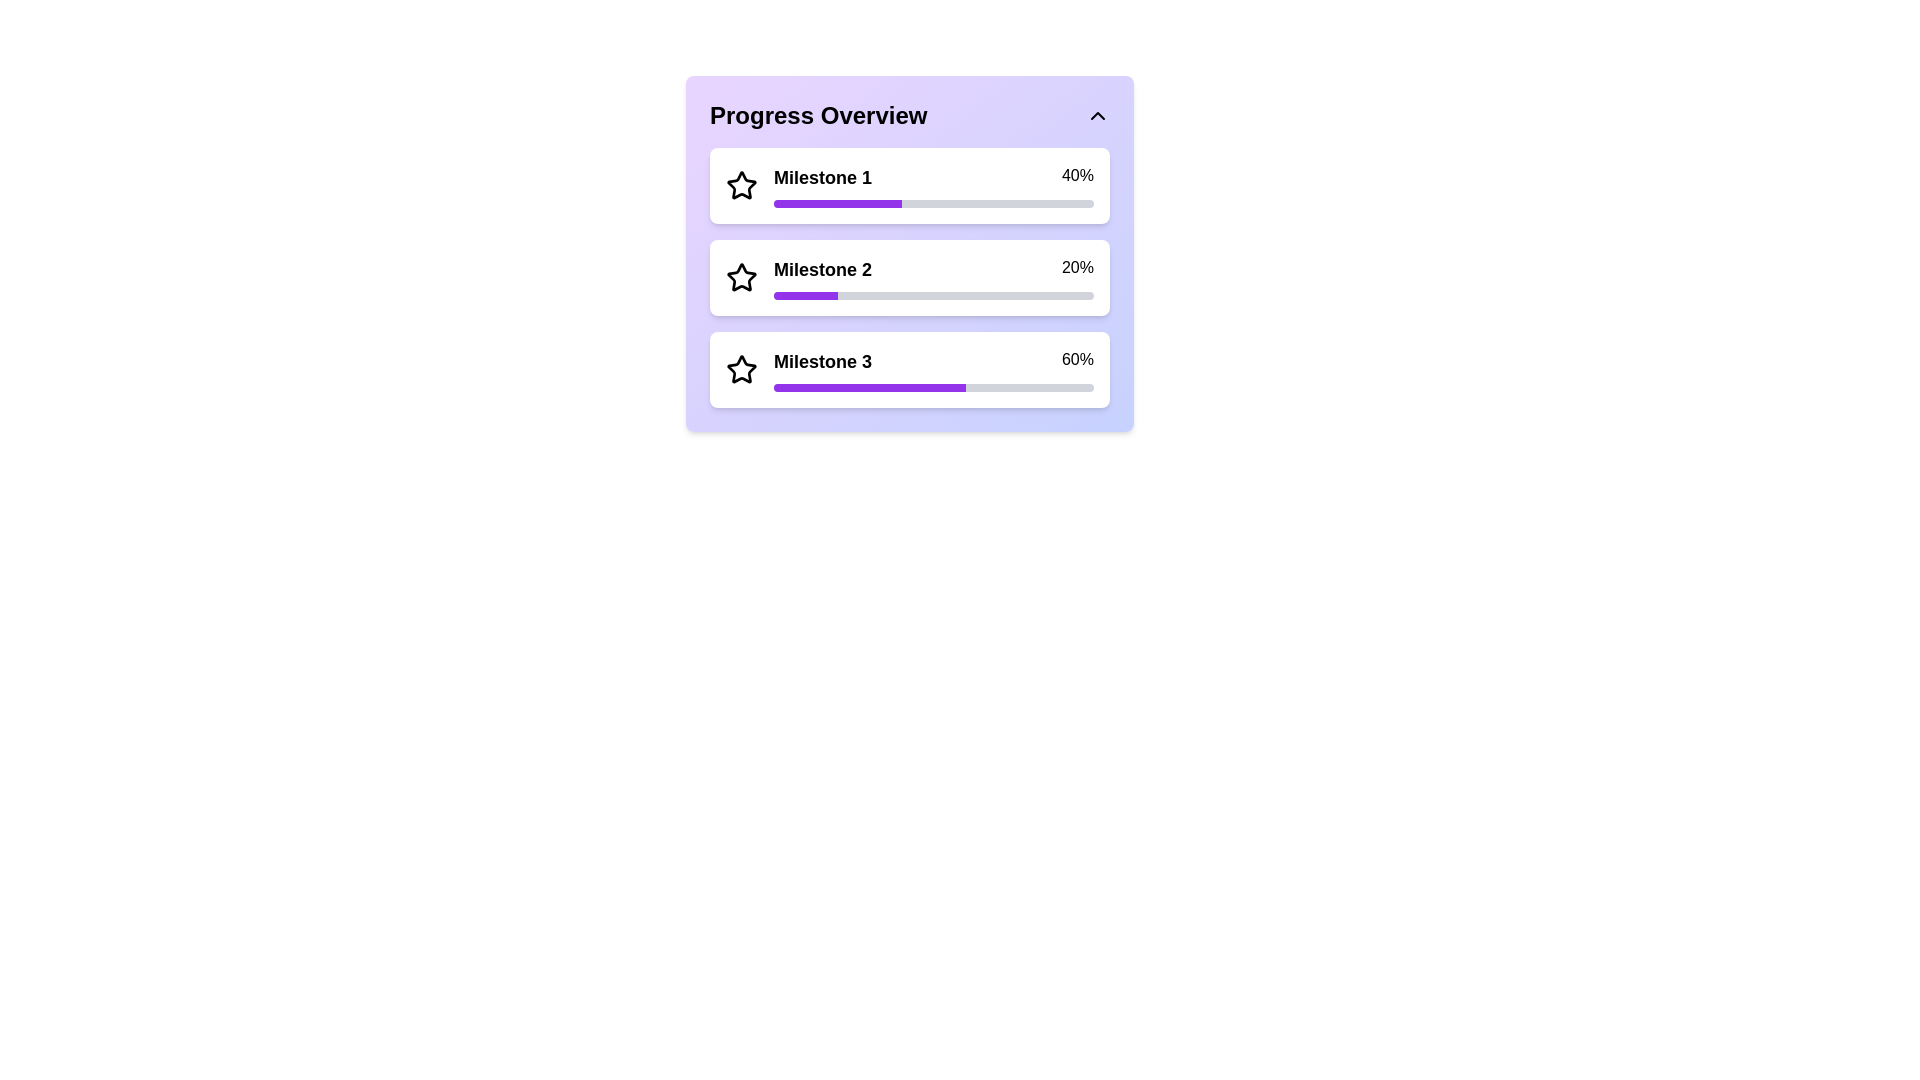 Image resolution: width=1920 pixels, height=1080 pixels. Describe the element at coordinates (818, 115) in the screenshot. I see `the title text labeled 'Progress Overview', which is a bold, large-sized, black-colored font at the top-center of the interface` at that location.